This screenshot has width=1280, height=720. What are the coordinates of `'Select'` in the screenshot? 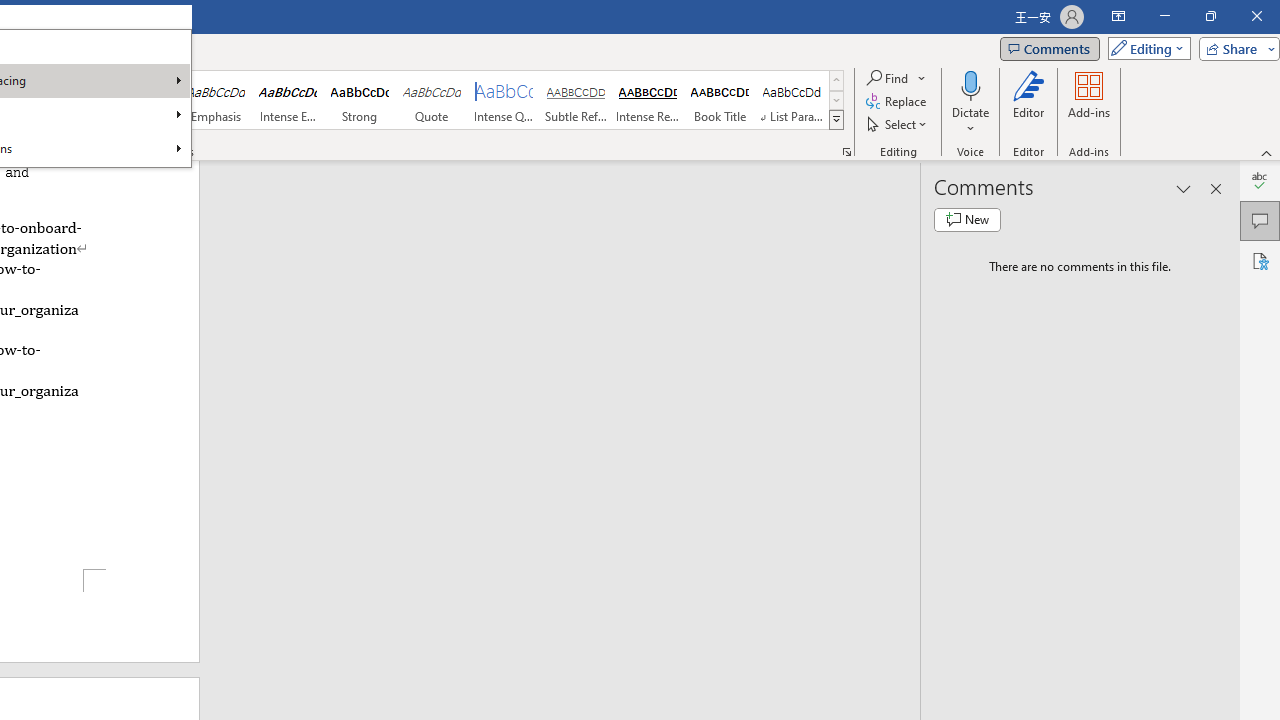 It's located at (897, 124).